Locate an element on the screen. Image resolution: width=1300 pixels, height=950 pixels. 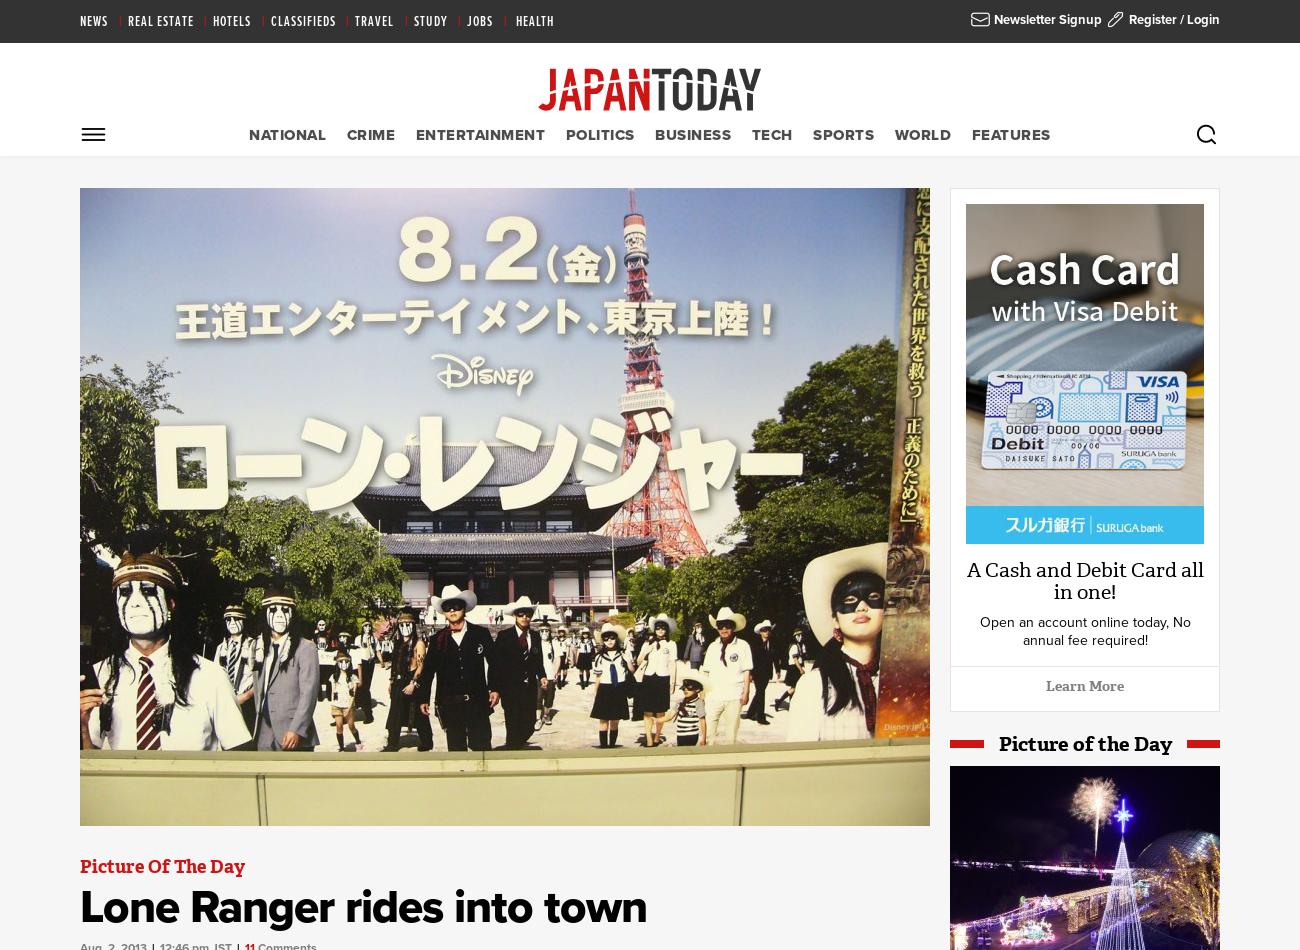
'Politics' is located at coordinates (599, 134).